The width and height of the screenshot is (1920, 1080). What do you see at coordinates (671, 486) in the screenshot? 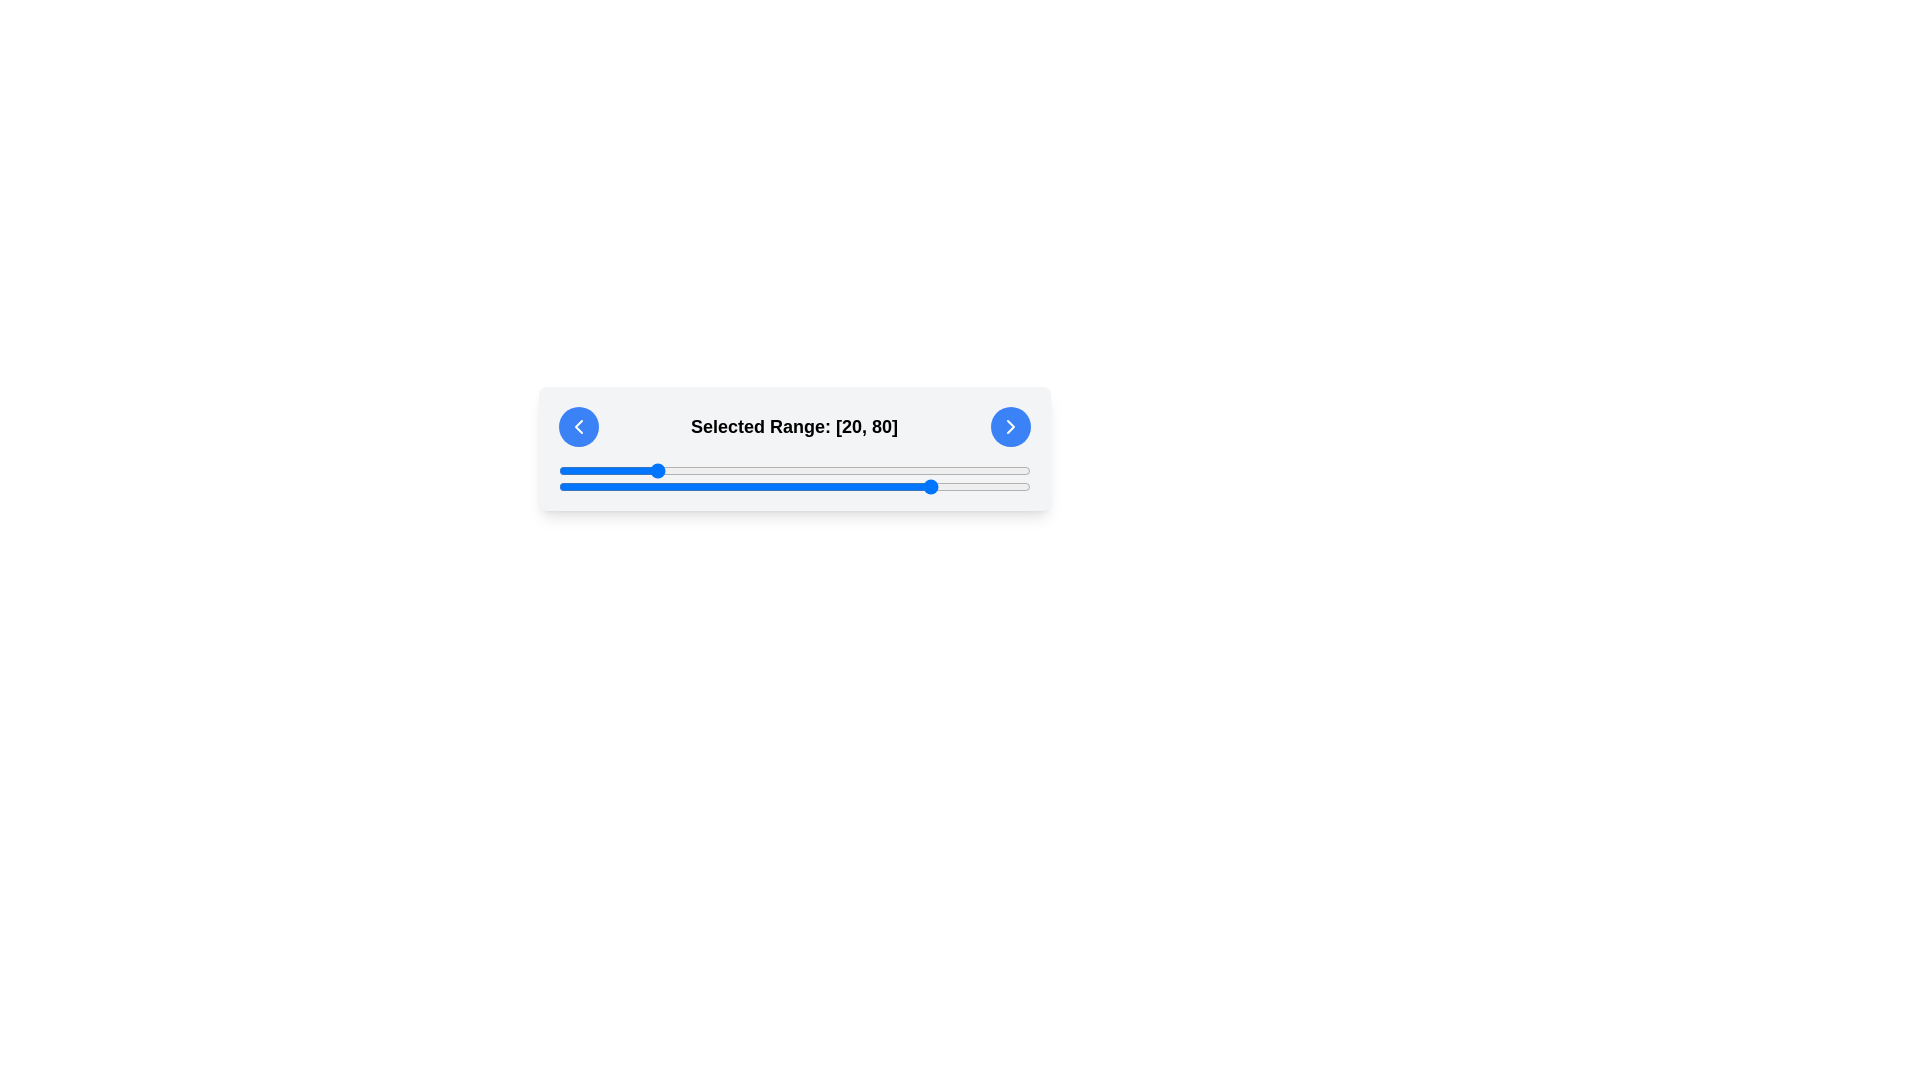
I see `the slider` at bounding box center [671, 486].